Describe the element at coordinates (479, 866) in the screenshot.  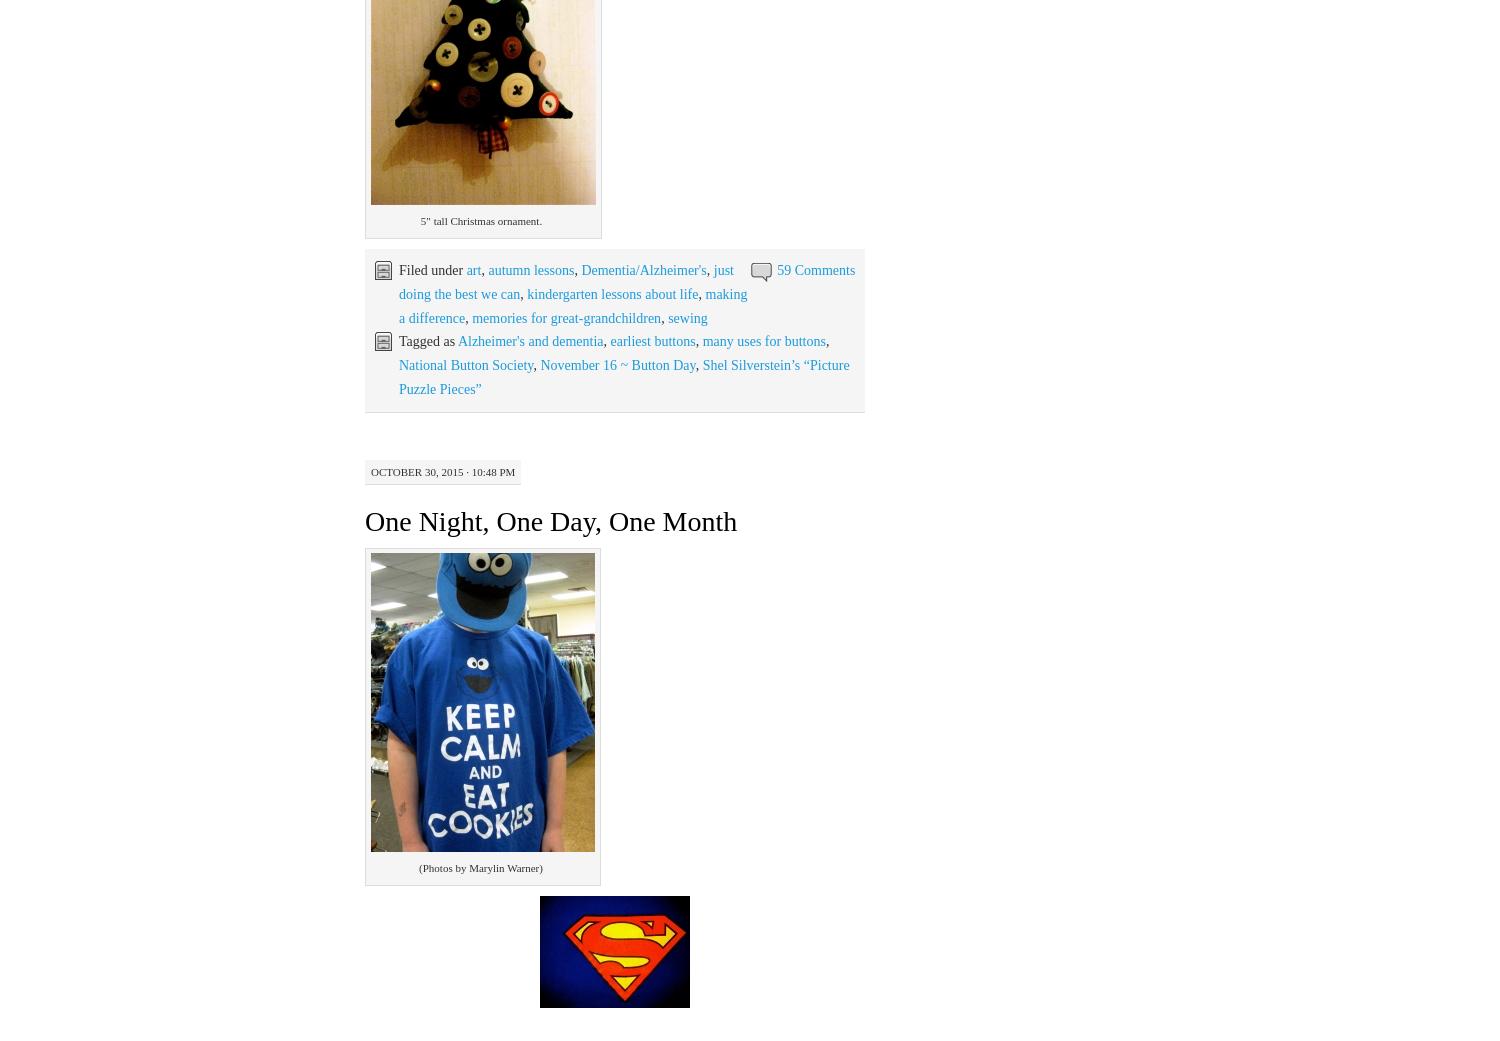
I see `'(Photos by Marylin Warner)'` at that location.